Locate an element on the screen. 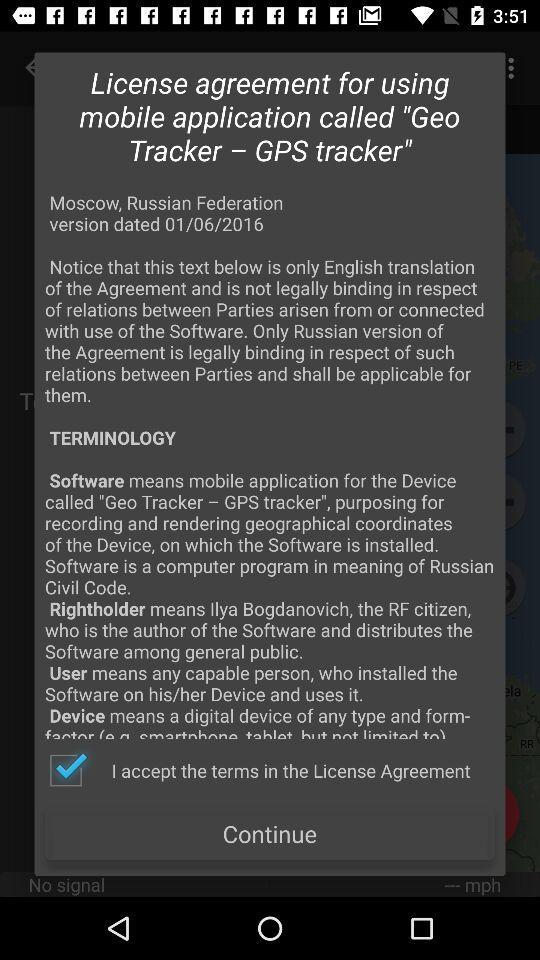 The image size is (540, 960). the i accept the app is located at coordinates (259, 769).